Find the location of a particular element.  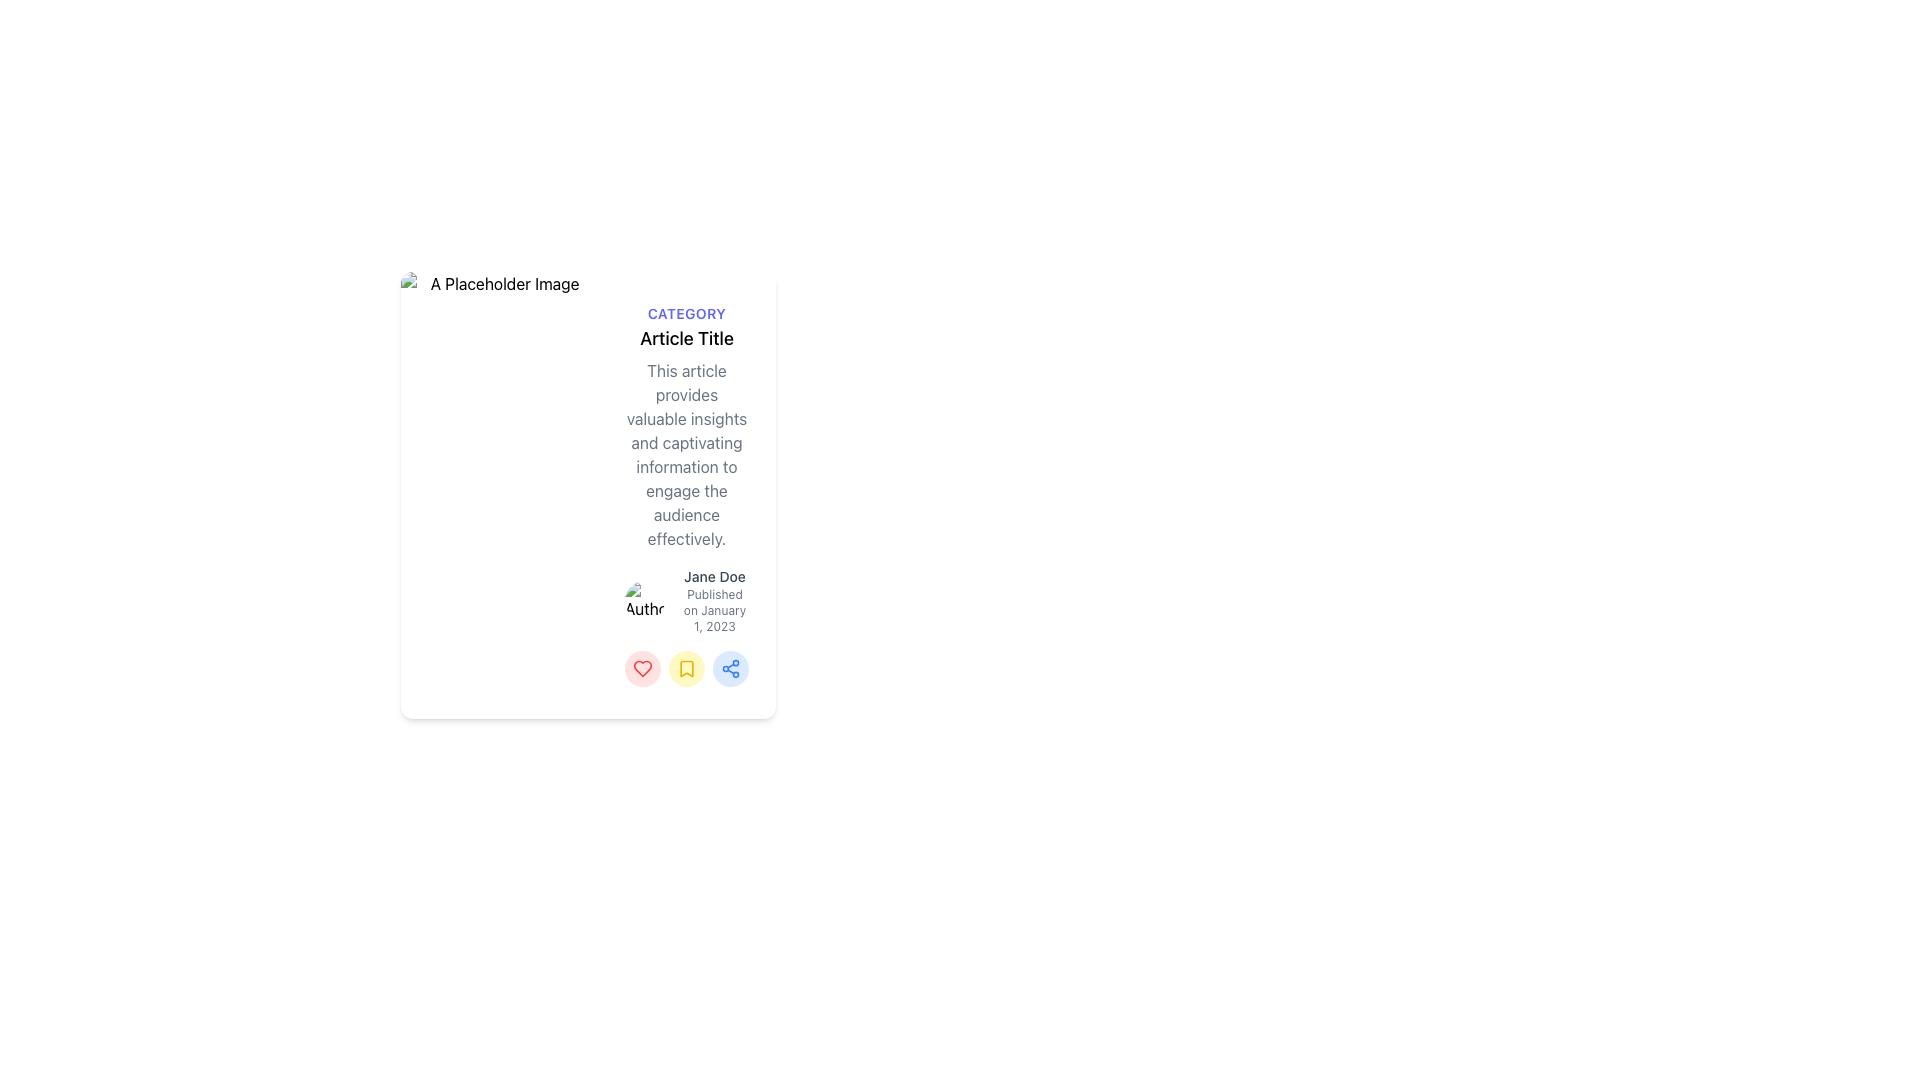

the text label displaying 'Jane Doe' located in the bottom-left section of the panel, positioned below the author icon and above the text 'Published on January 1, 2023' is located at coordinates (715, 576).